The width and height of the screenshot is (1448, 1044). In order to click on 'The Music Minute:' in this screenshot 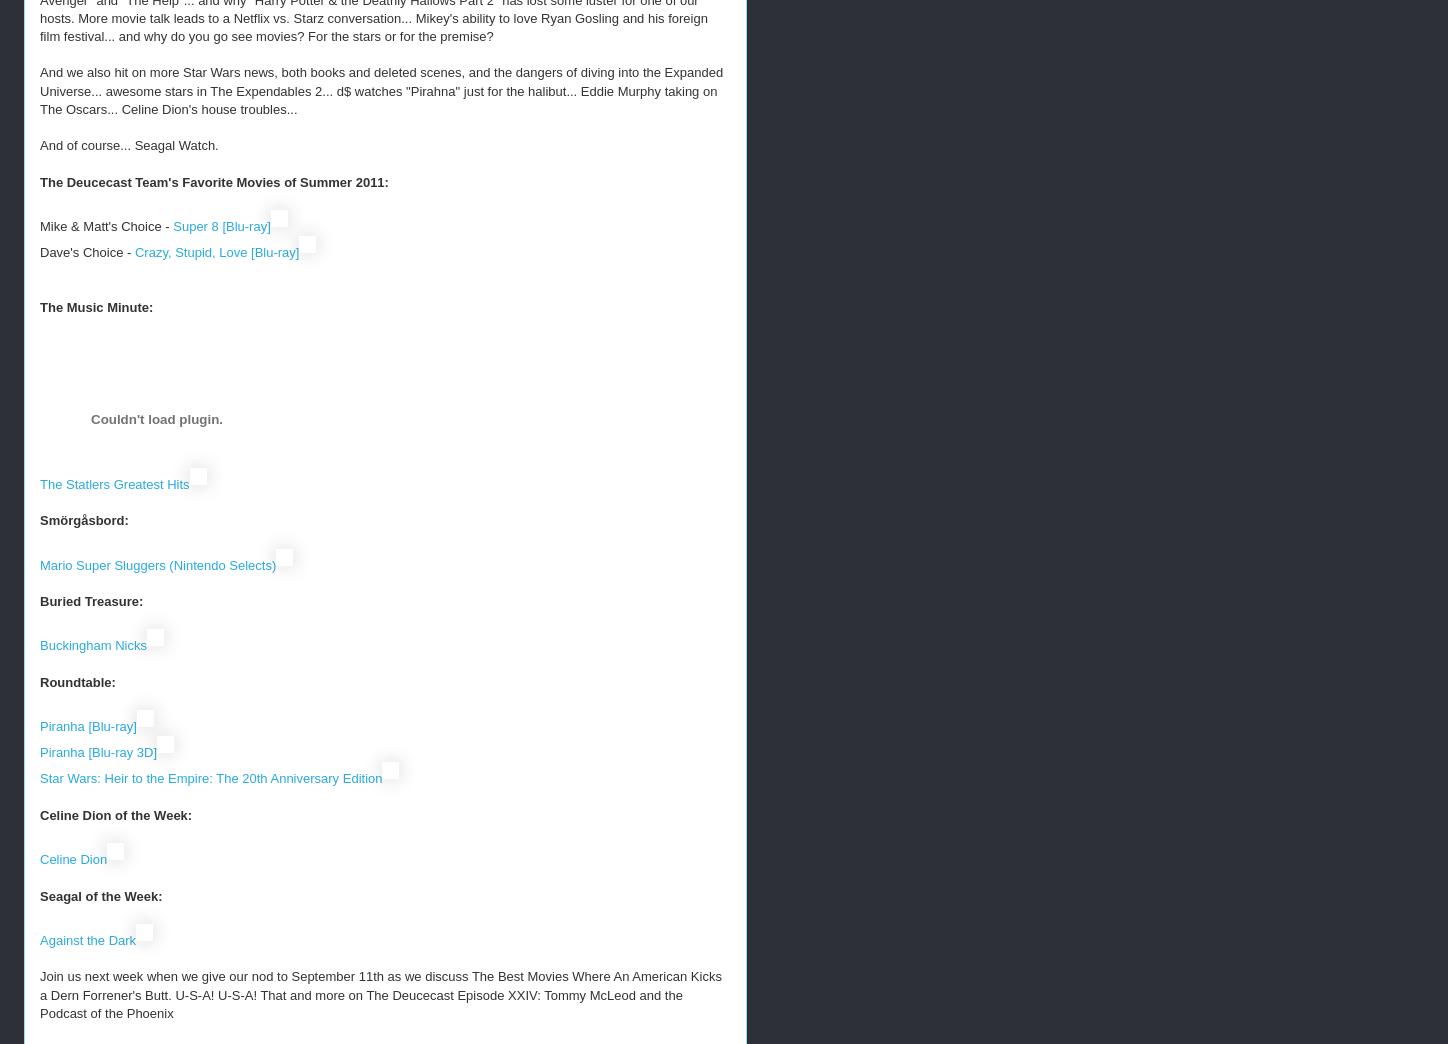, I will do `click(95, 305)`.